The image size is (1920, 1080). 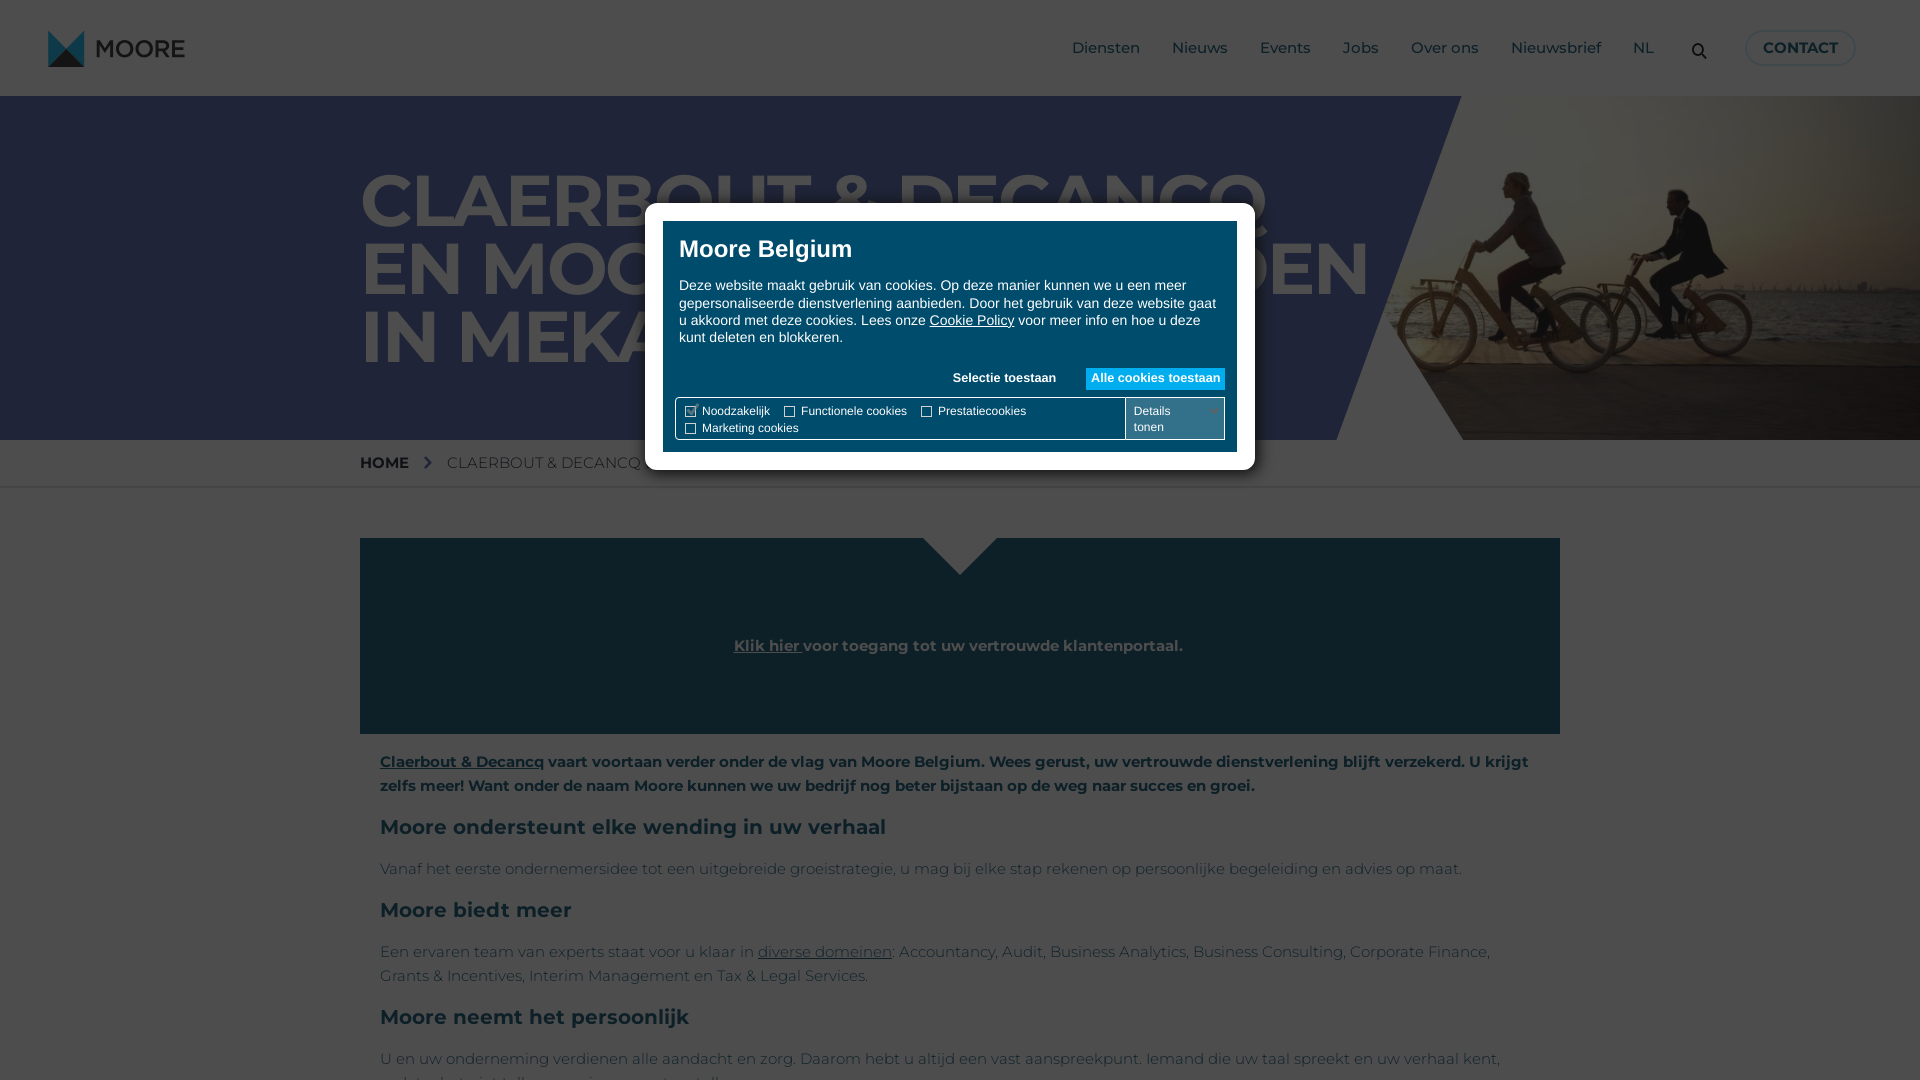 I want to click on 'Events', so click(x=1285, y=46).